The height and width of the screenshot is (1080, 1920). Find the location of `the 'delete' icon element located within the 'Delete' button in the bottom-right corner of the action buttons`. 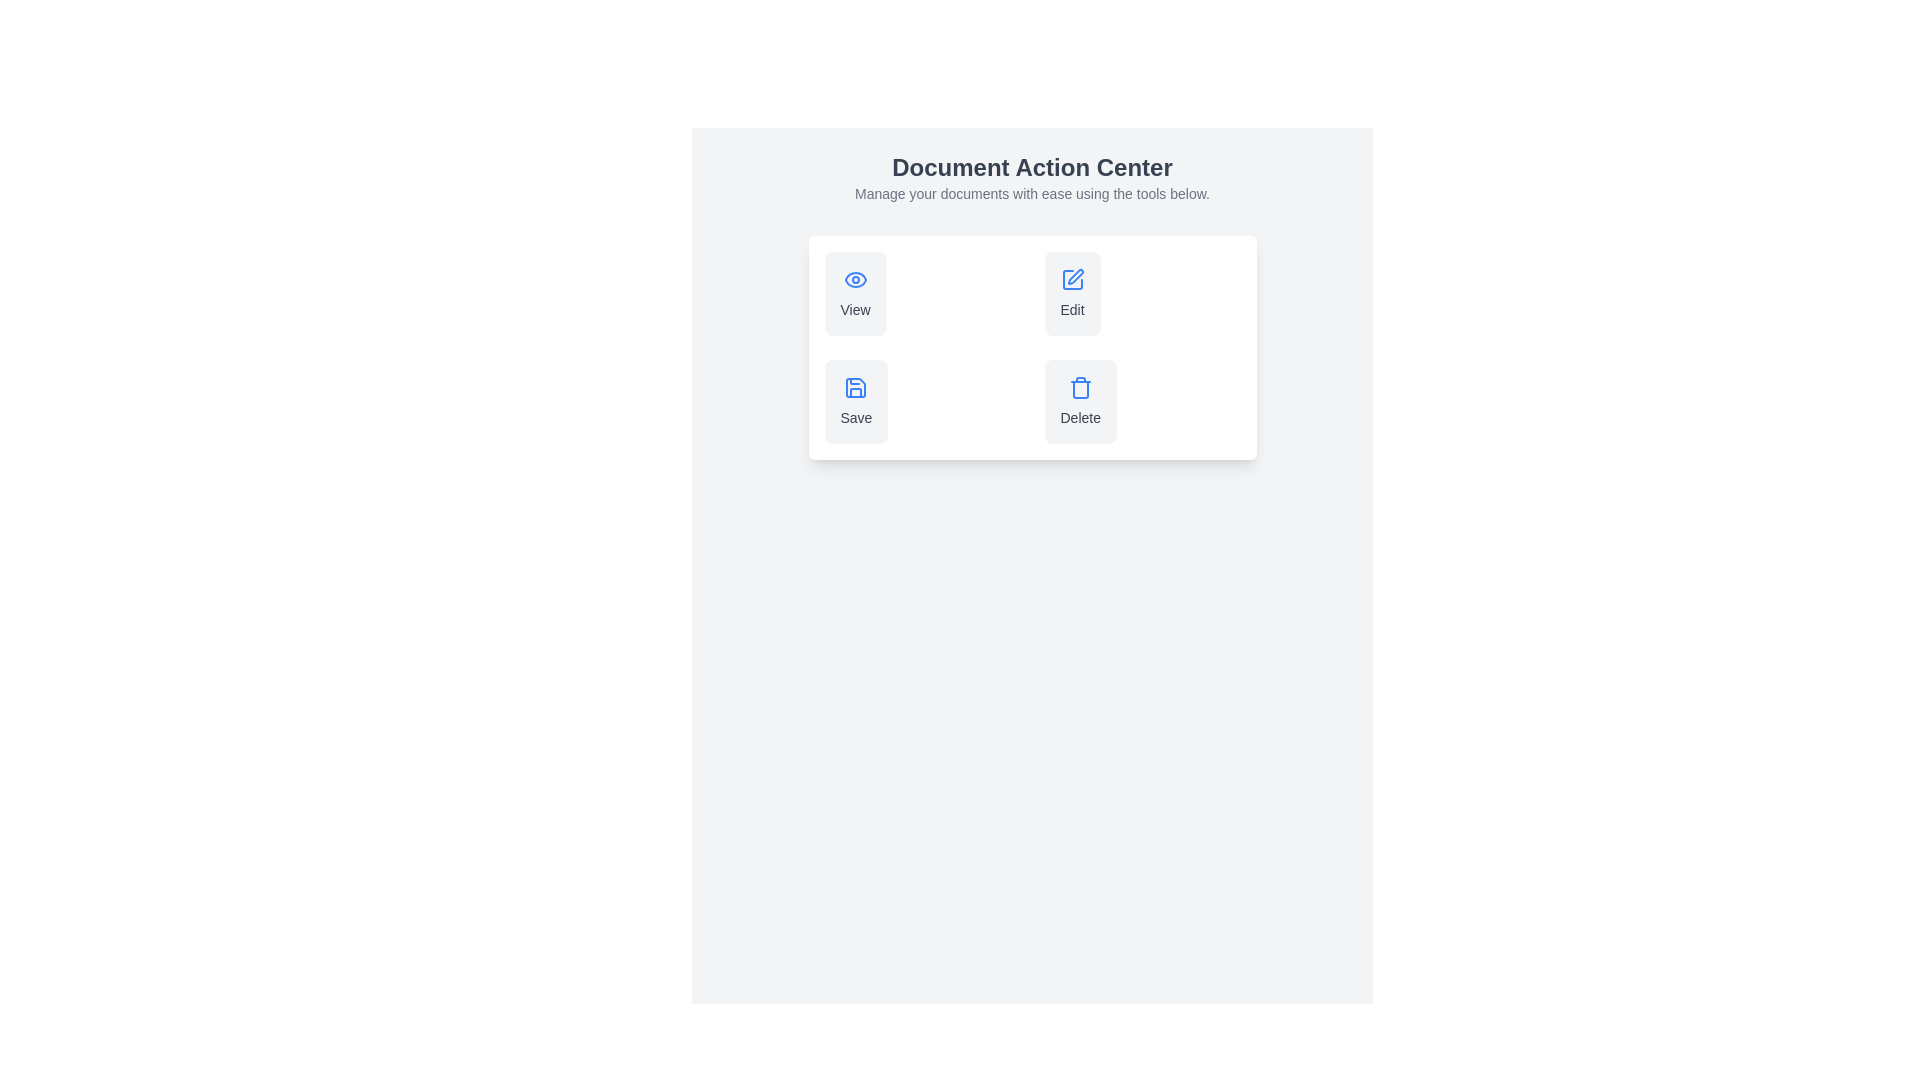

the 'delete' icon element located within the 'Delete' button in the bottom-right corner of the action buttons is located at coordinates (1079, 389).